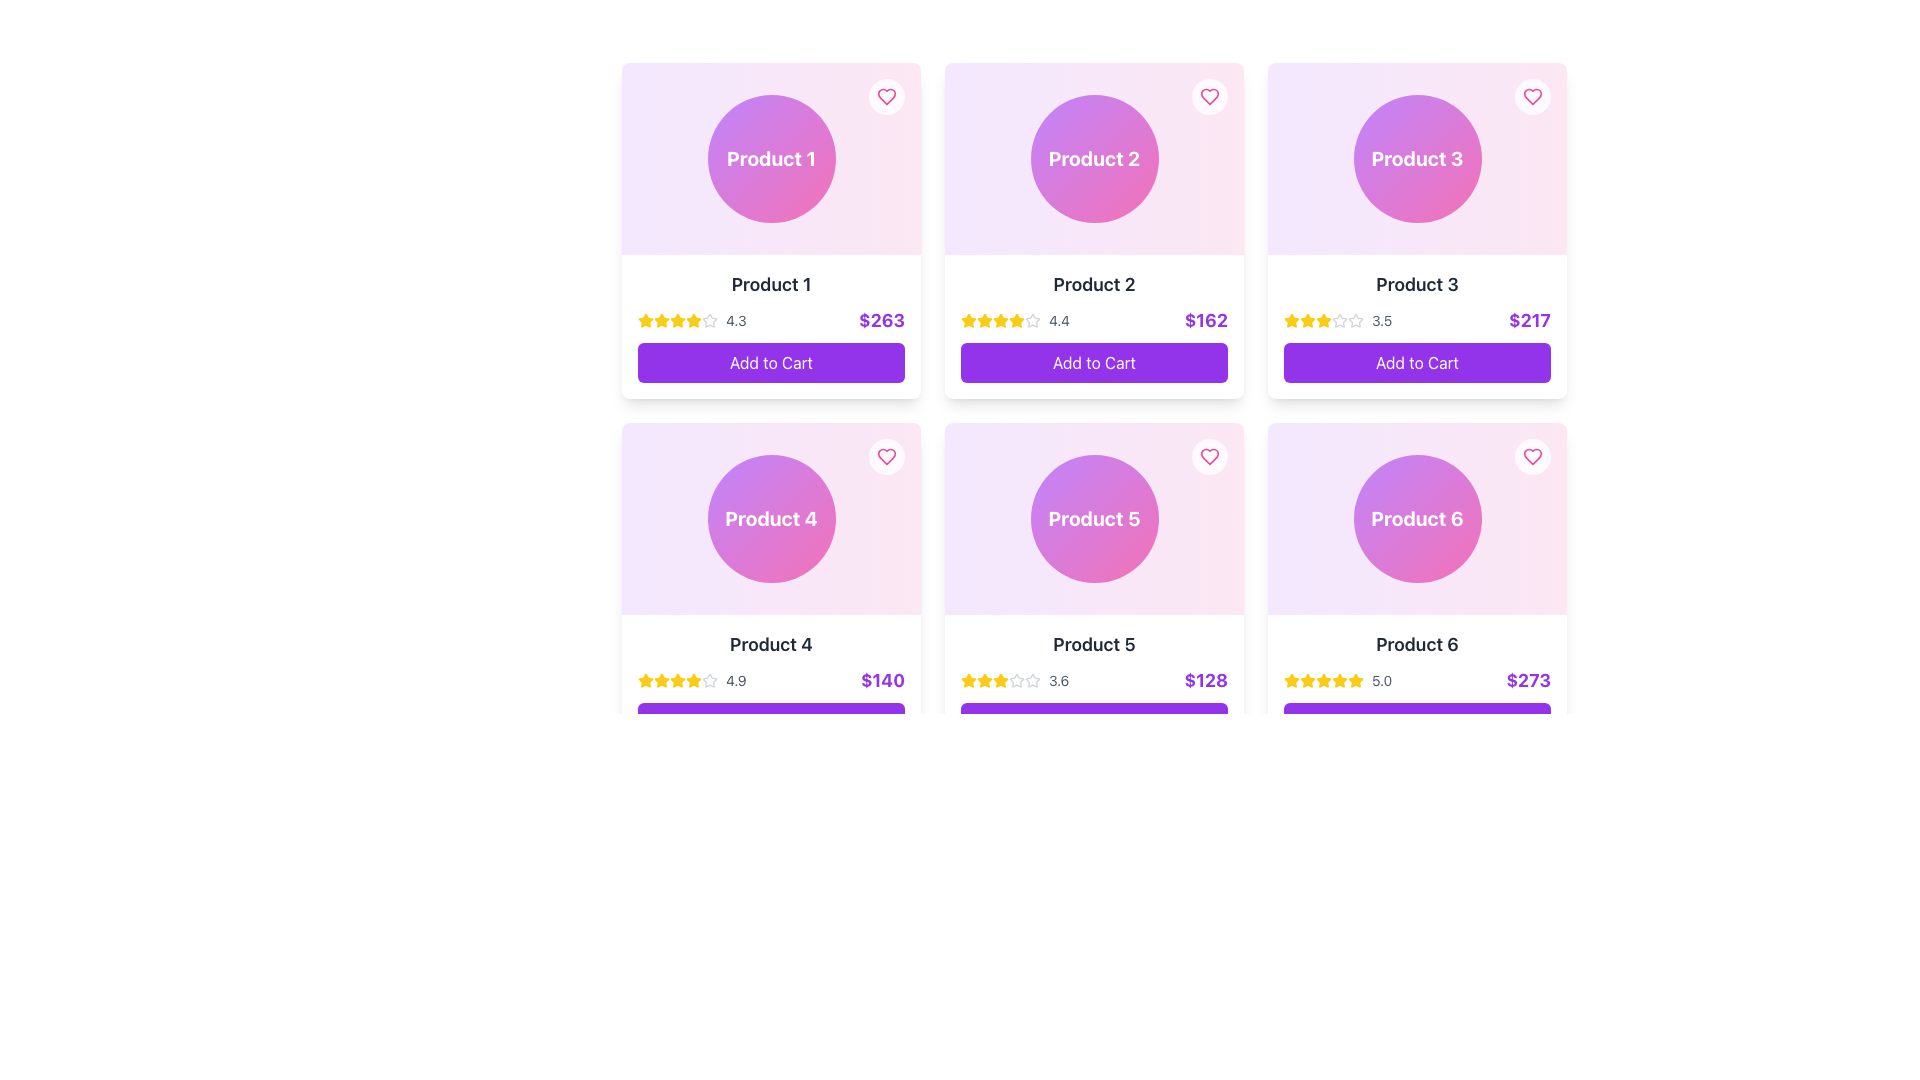 This screenshot has width=1920, height=1080. I want to click on the circular icon that visually identifies the product, showcasing the product name, located in the center of the 'Product 3' card in the top-right corner of a 3x2 grid layout, so click(1416, 157).